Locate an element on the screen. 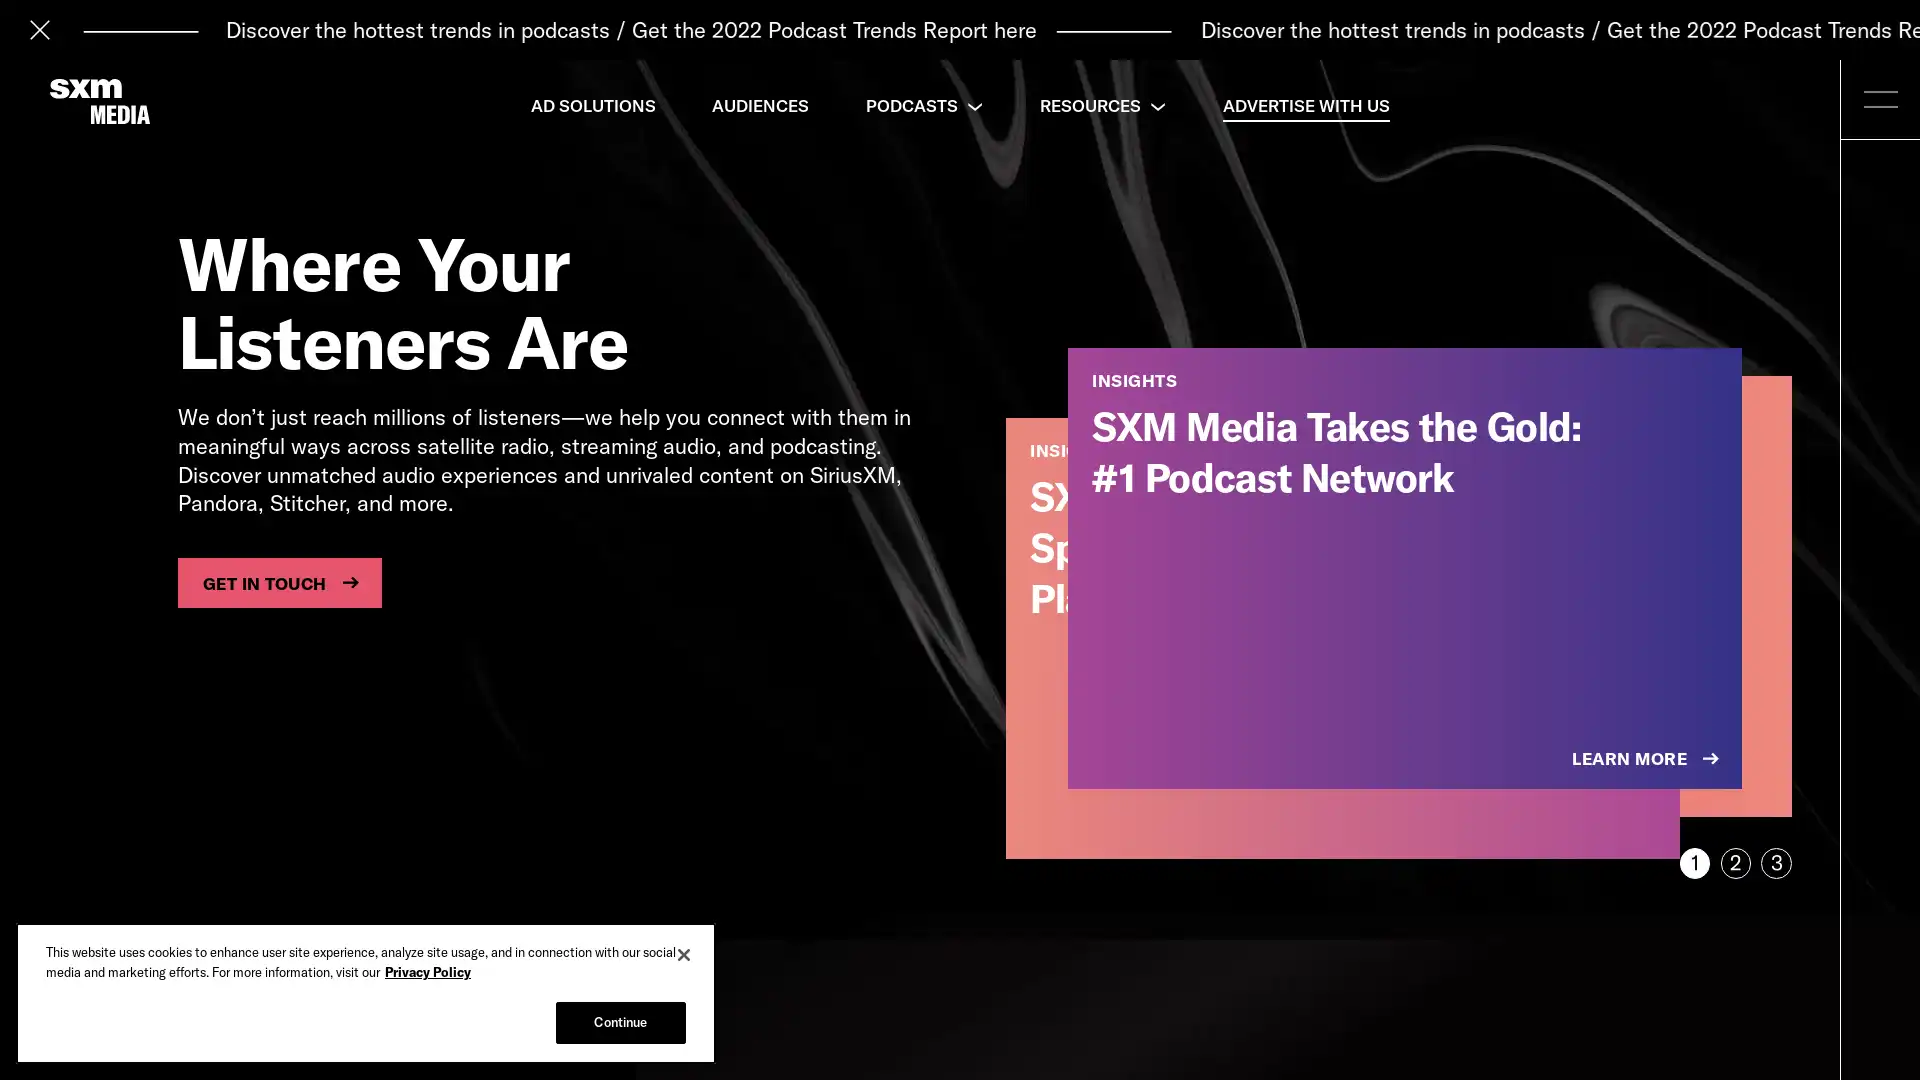 The image size is (1920, 1080). LEARN MORE is located at coordinates (1647, 759).